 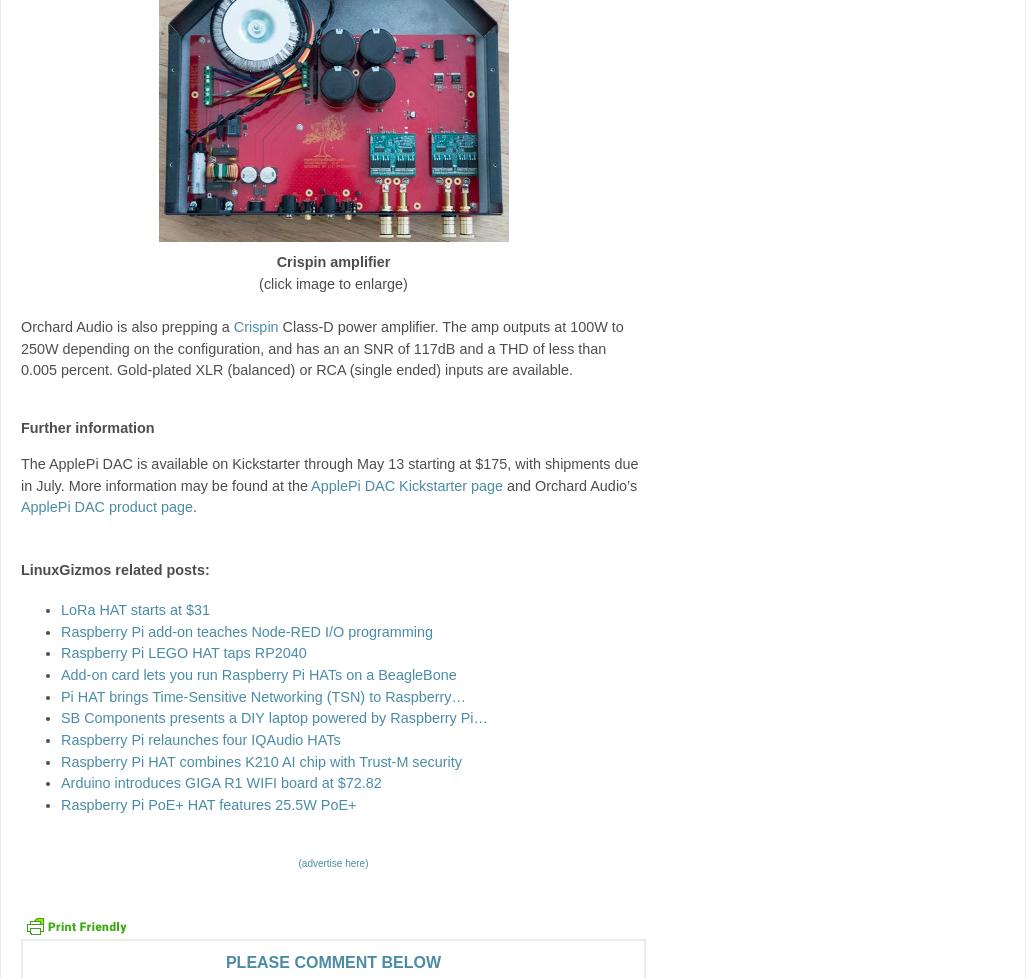 I want to click on '(advertise here)', so click(x=333, y=862).